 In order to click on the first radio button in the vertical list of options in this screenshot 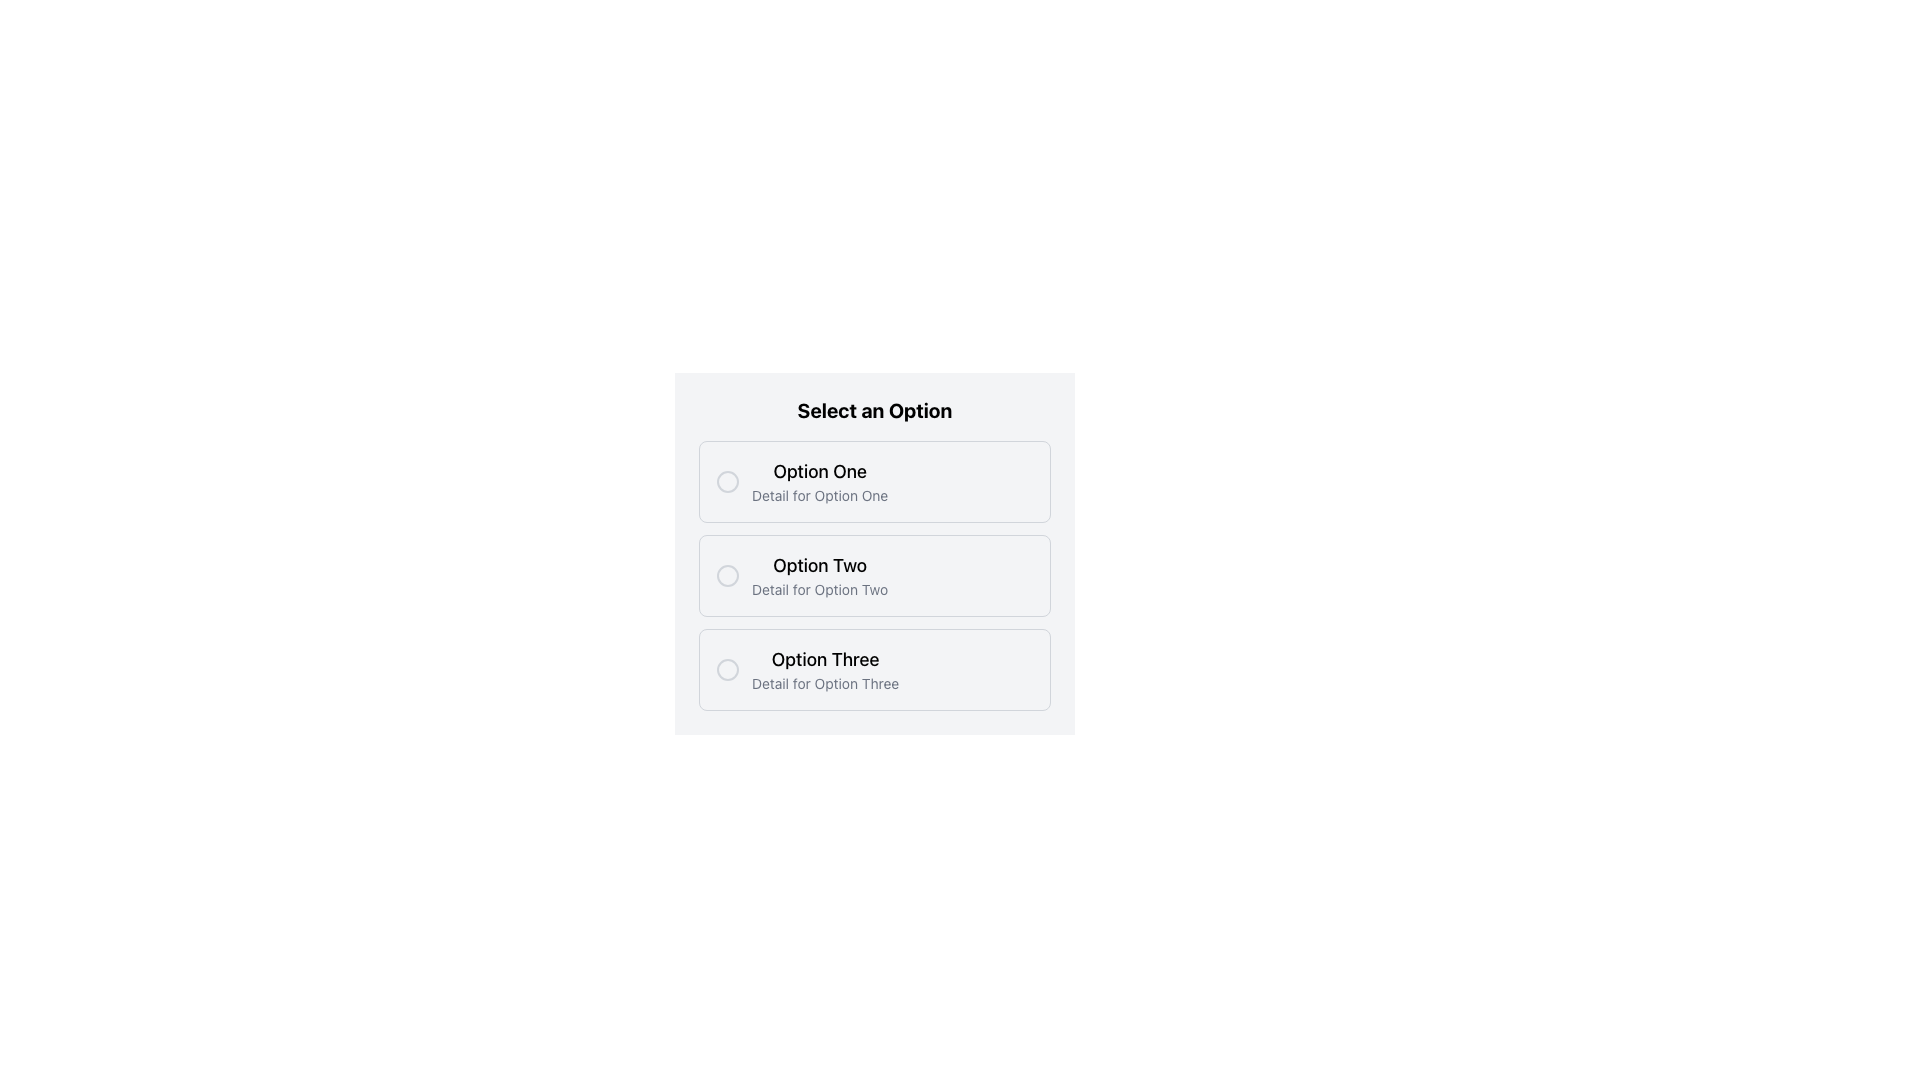, I will do `click(727, 482)`.